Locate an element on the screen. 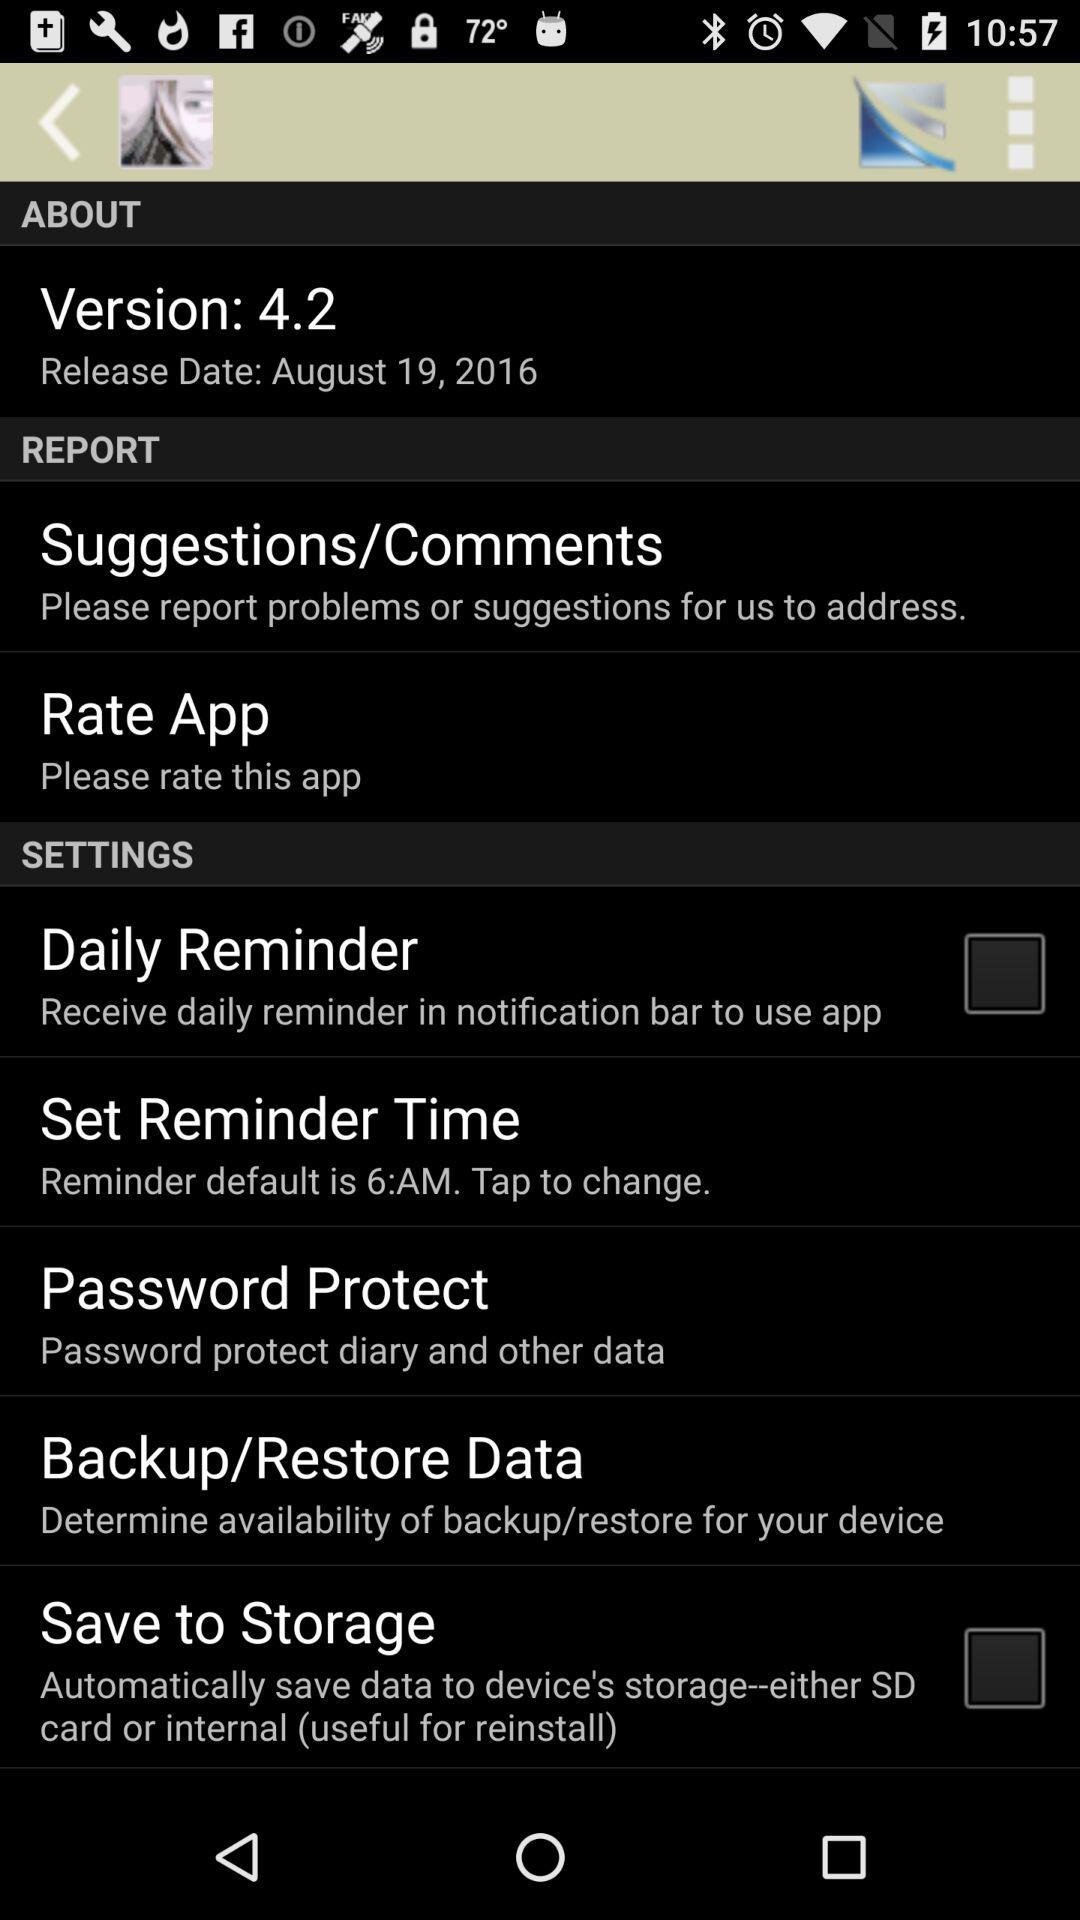 This screenshot has height=1920, width=1080. app below save to storage is located at coordinates (489, 1704).